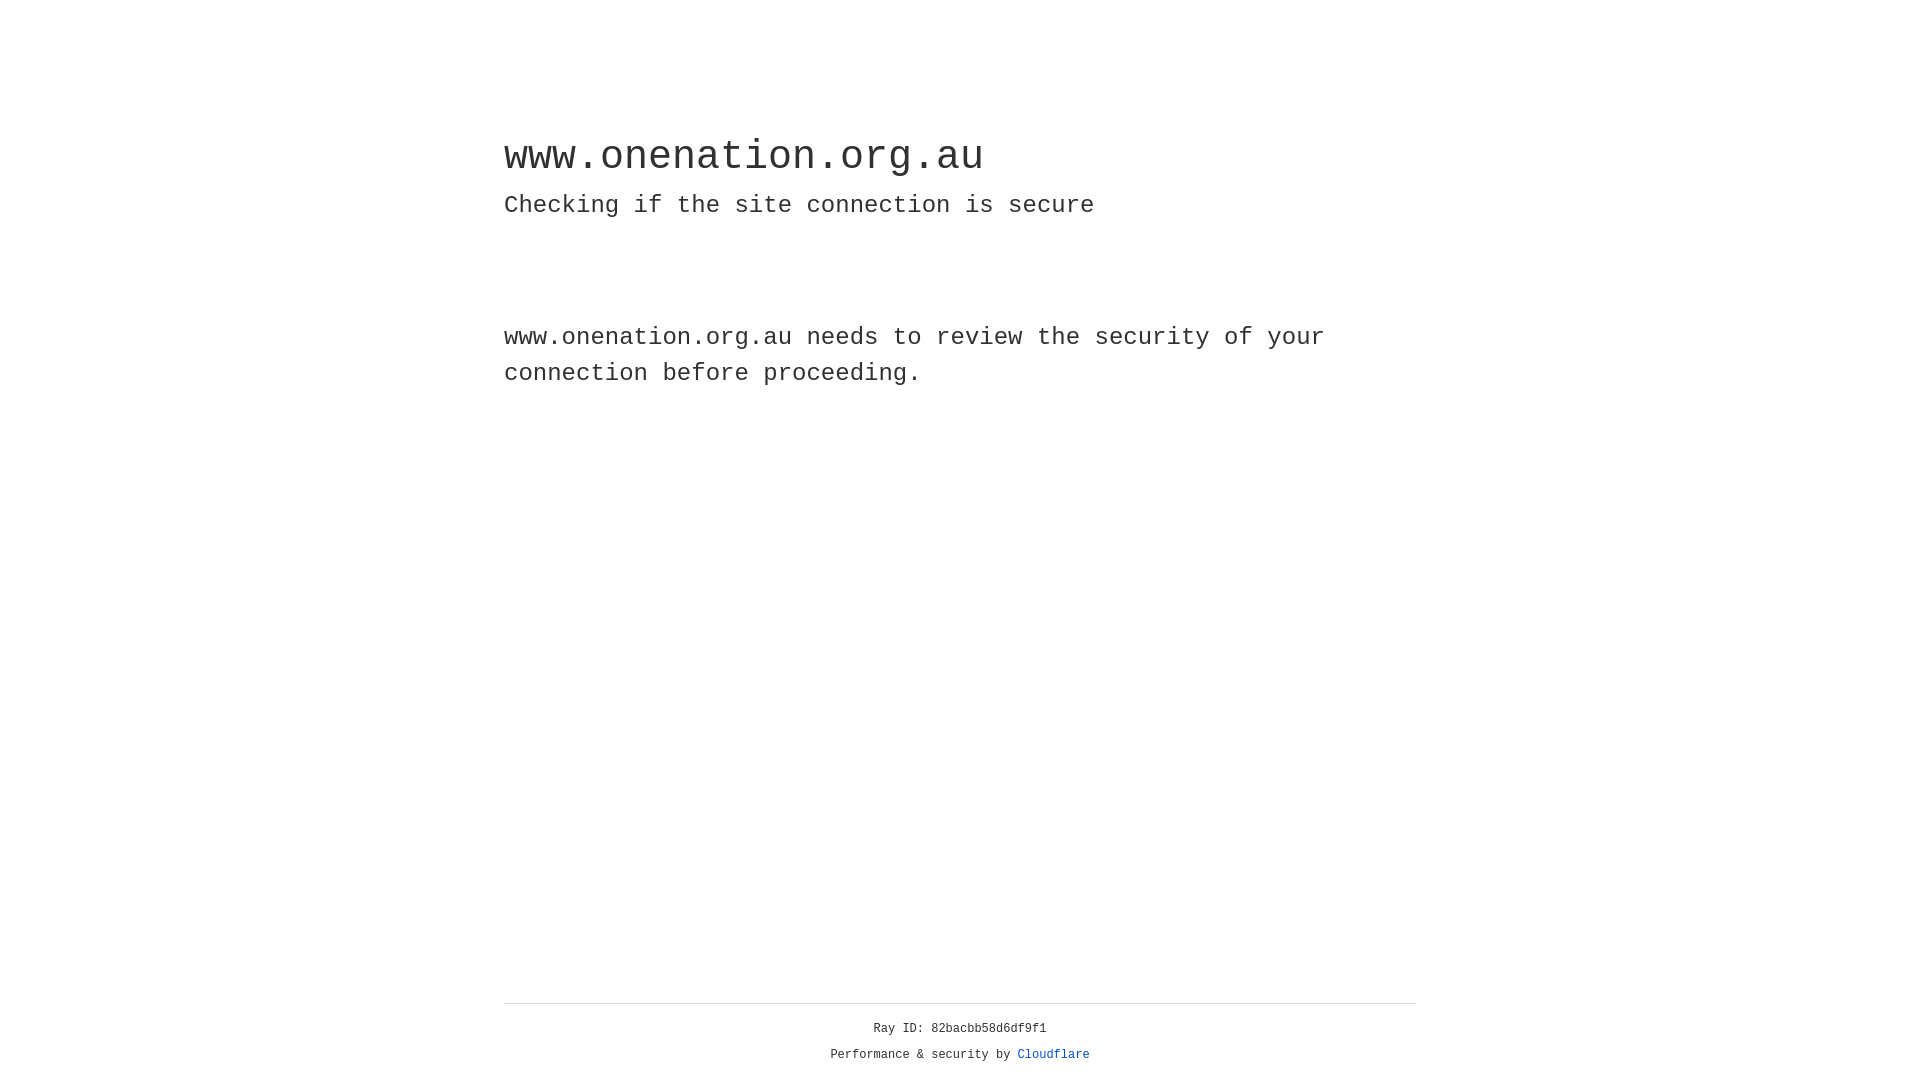 This screenshot has height=1080, width=1920. I want to click on 'Cloudflare', so click(1053, 1054).